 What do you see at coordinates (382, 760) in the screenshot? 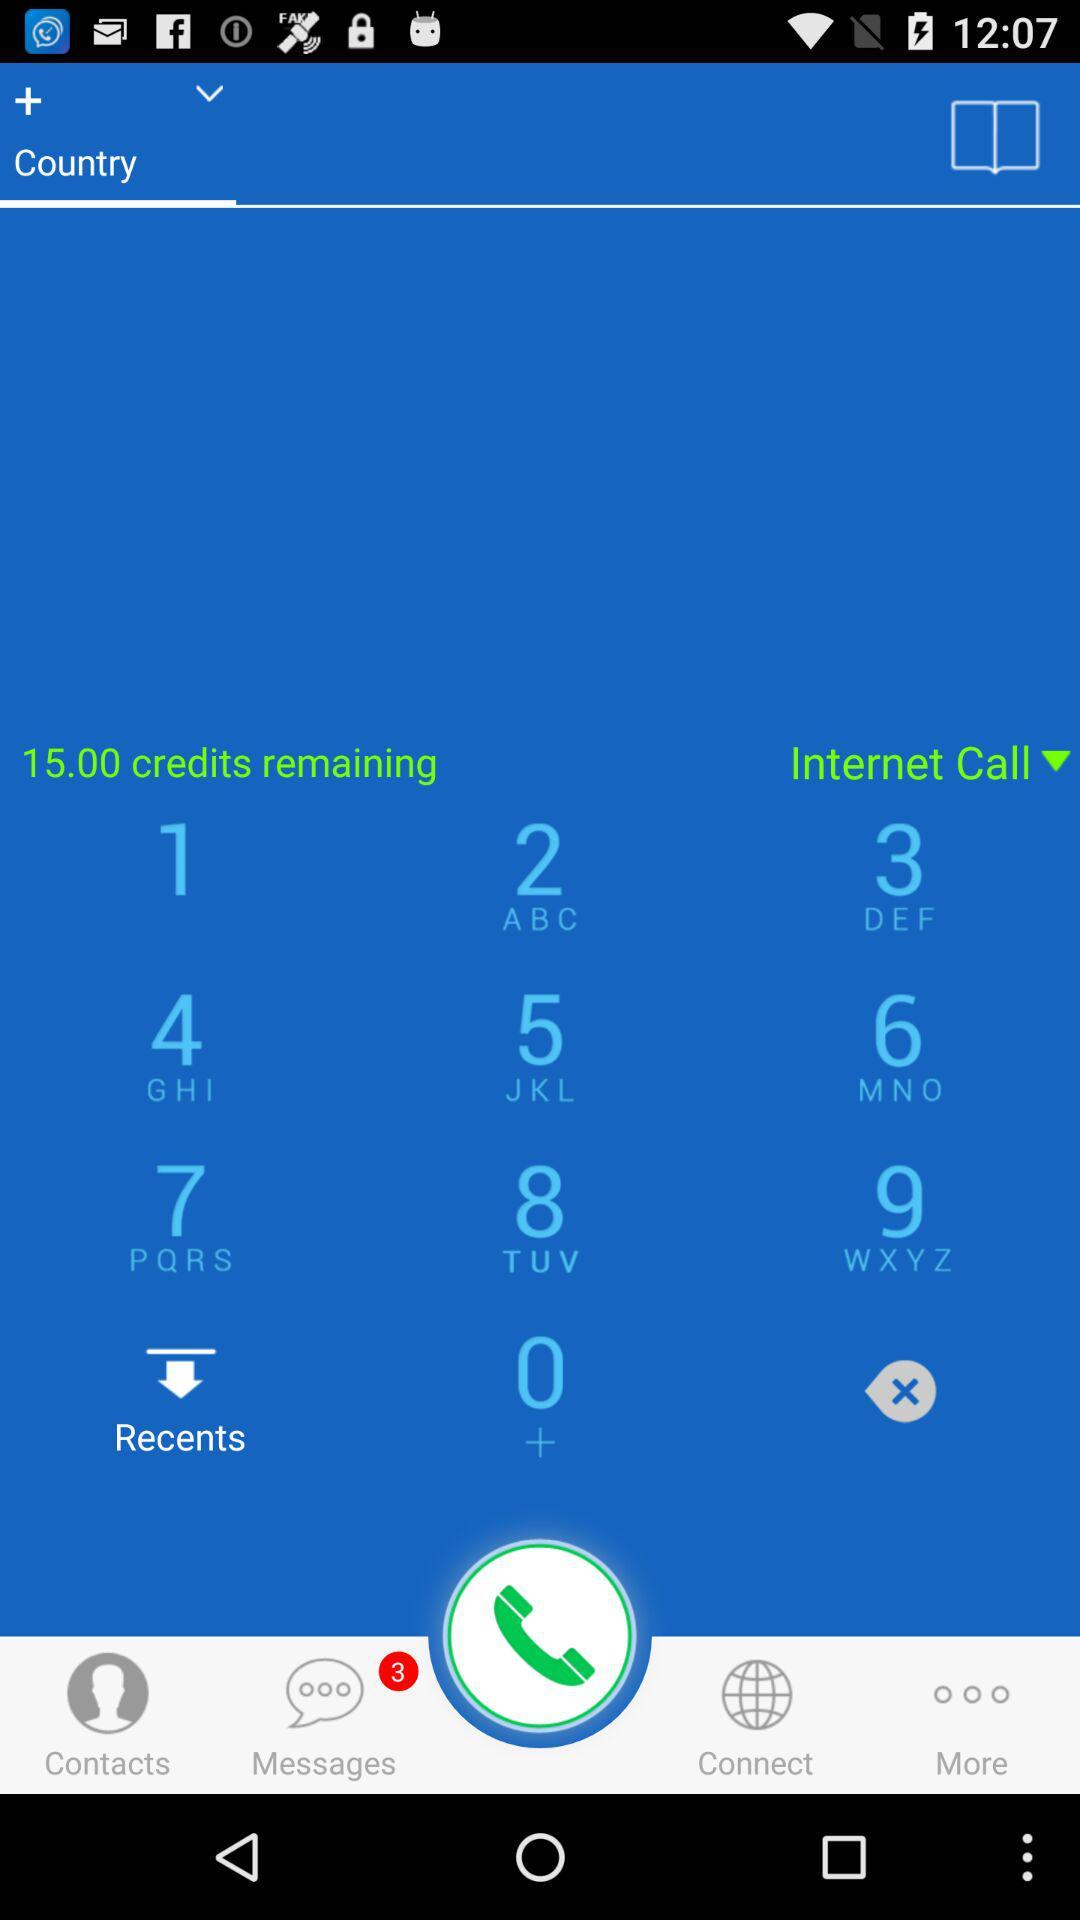
I see `the 15 00 credits` at bounding box center [382, 760].